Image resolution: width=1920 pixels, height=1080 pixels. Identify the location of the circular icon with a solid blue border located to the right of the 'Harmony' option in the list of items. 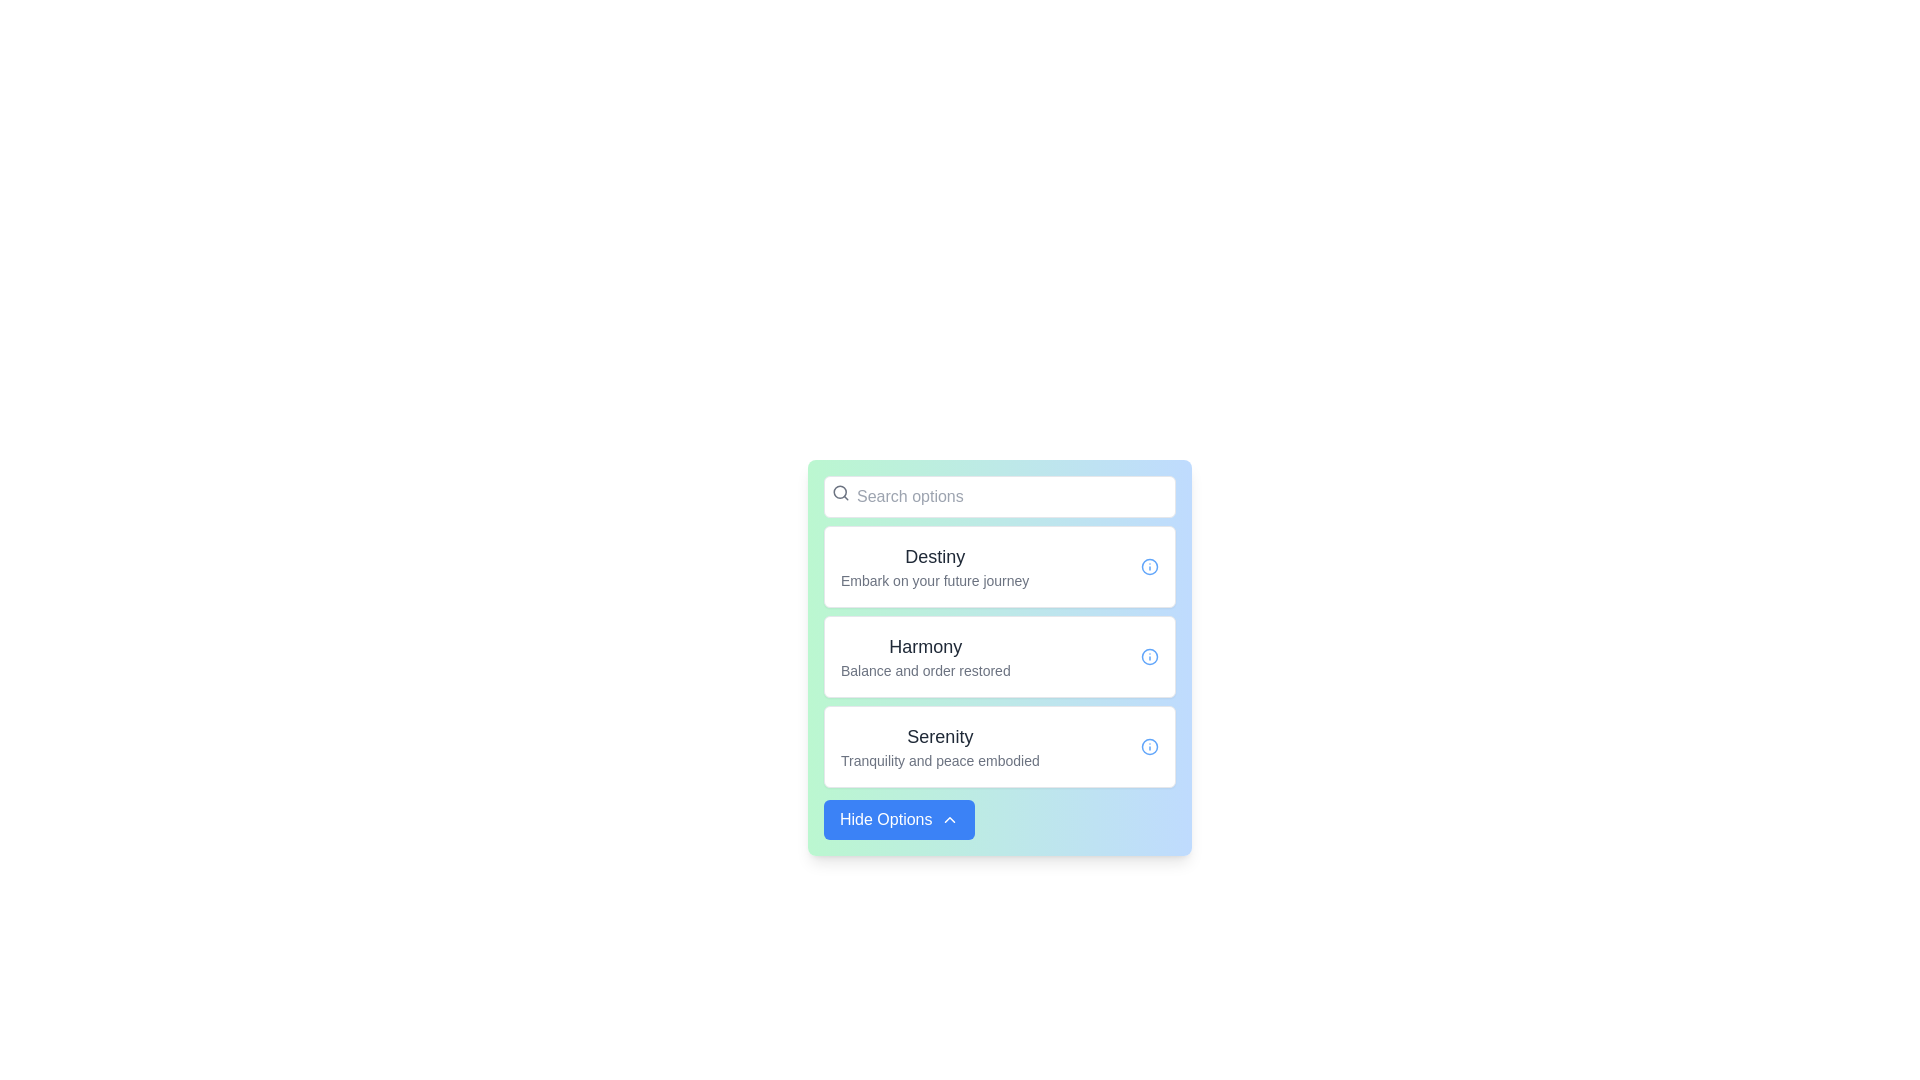
(1150, 656).